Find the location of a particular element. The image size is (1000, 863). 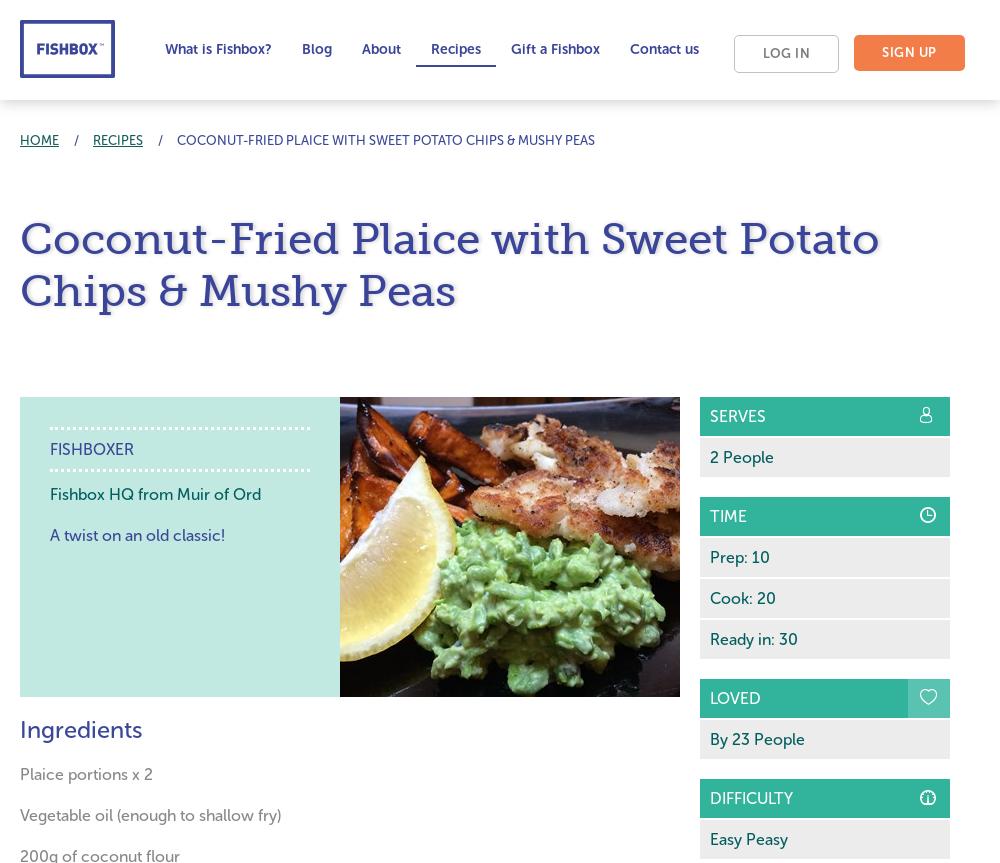

'Serves' is located at coordinates (709, 416).